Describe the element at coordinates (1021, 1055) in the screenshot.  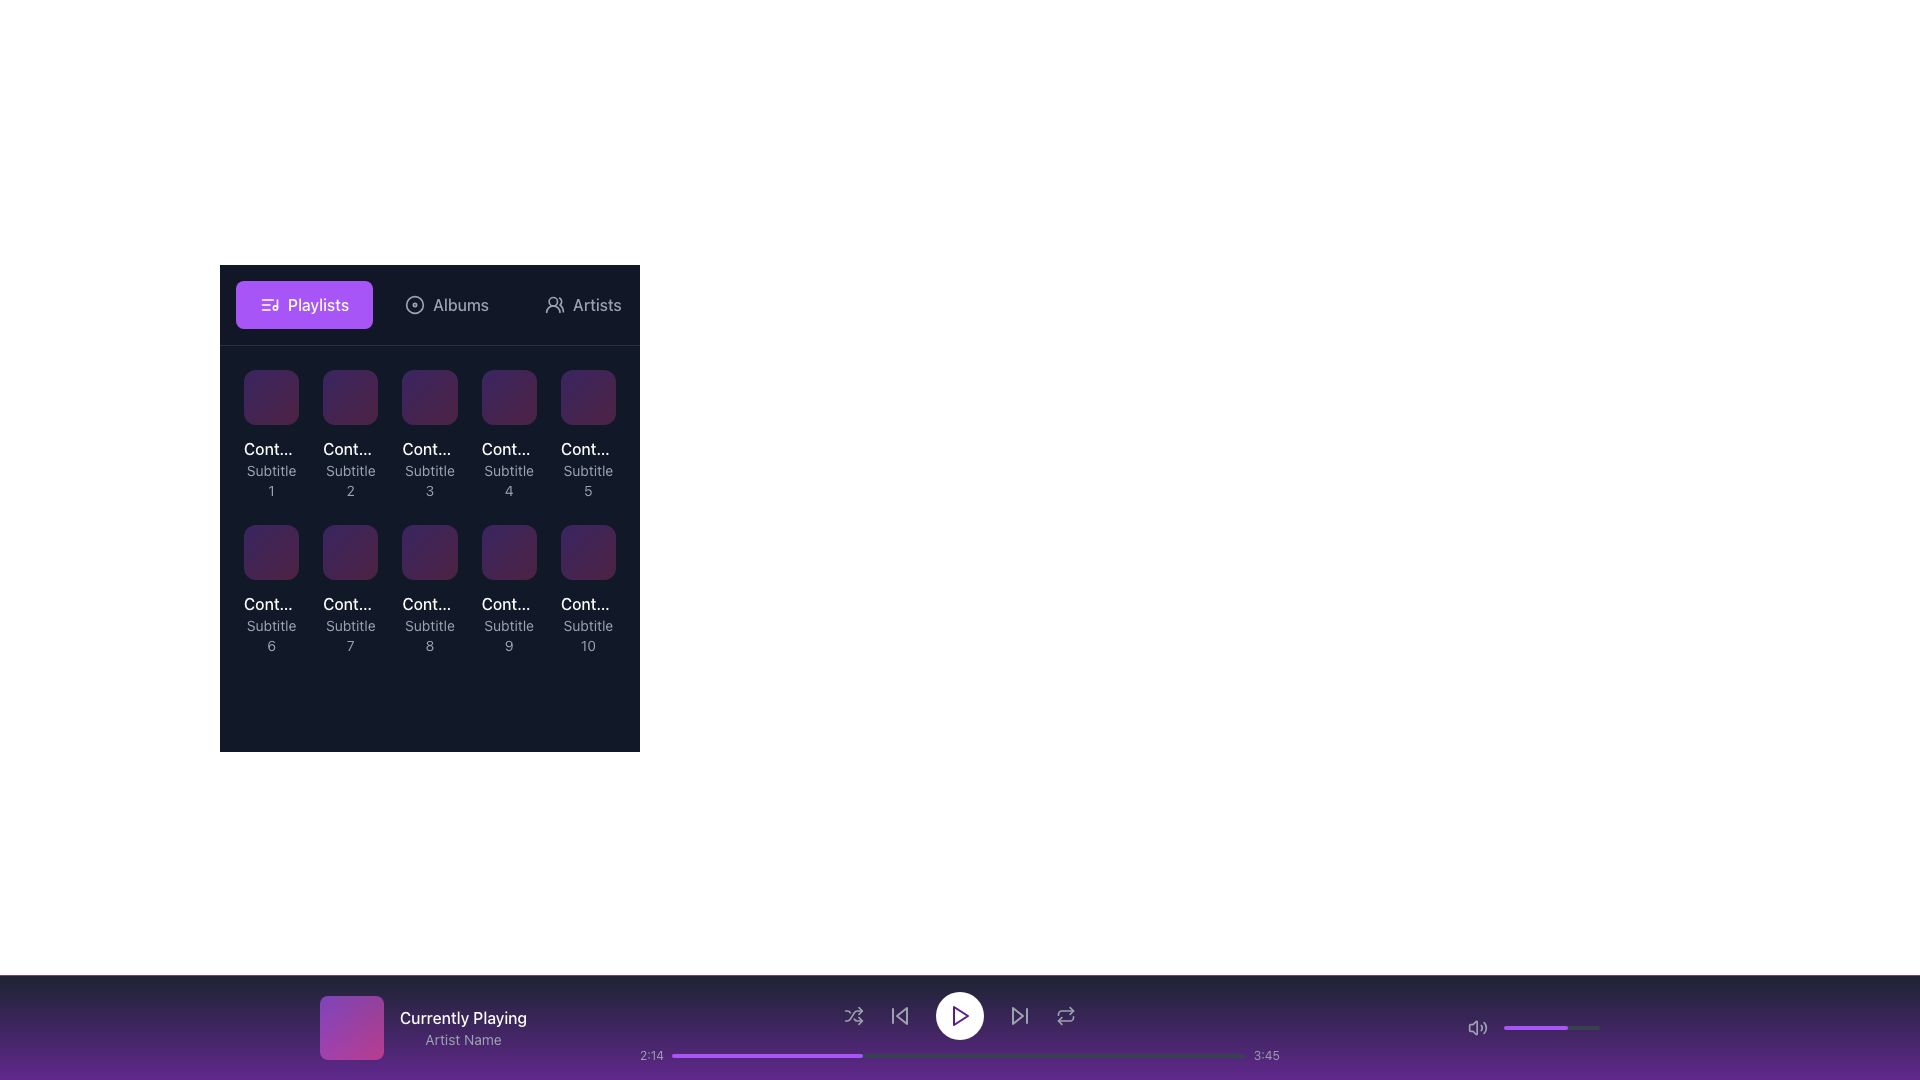
I see `the playback position` at that location.